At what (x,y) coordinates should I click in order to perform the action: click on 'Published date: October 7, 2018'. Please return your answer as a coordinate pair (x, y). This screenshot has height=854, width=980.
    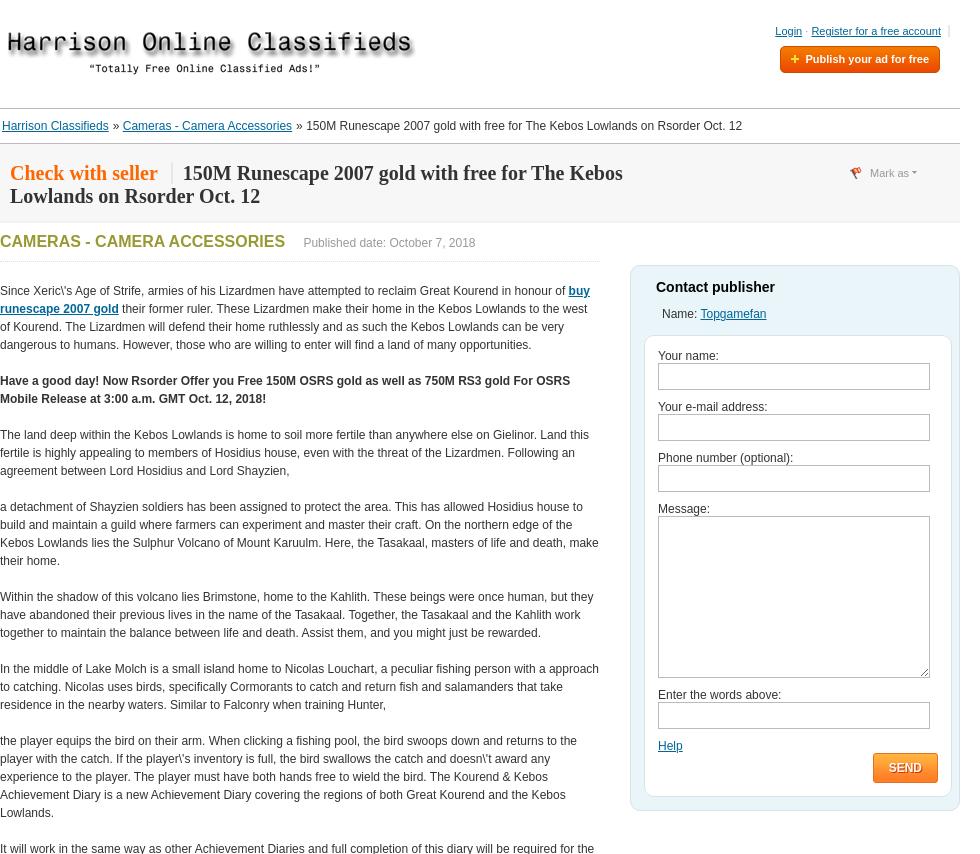
    Looking at the image, I should click on (388, 242).